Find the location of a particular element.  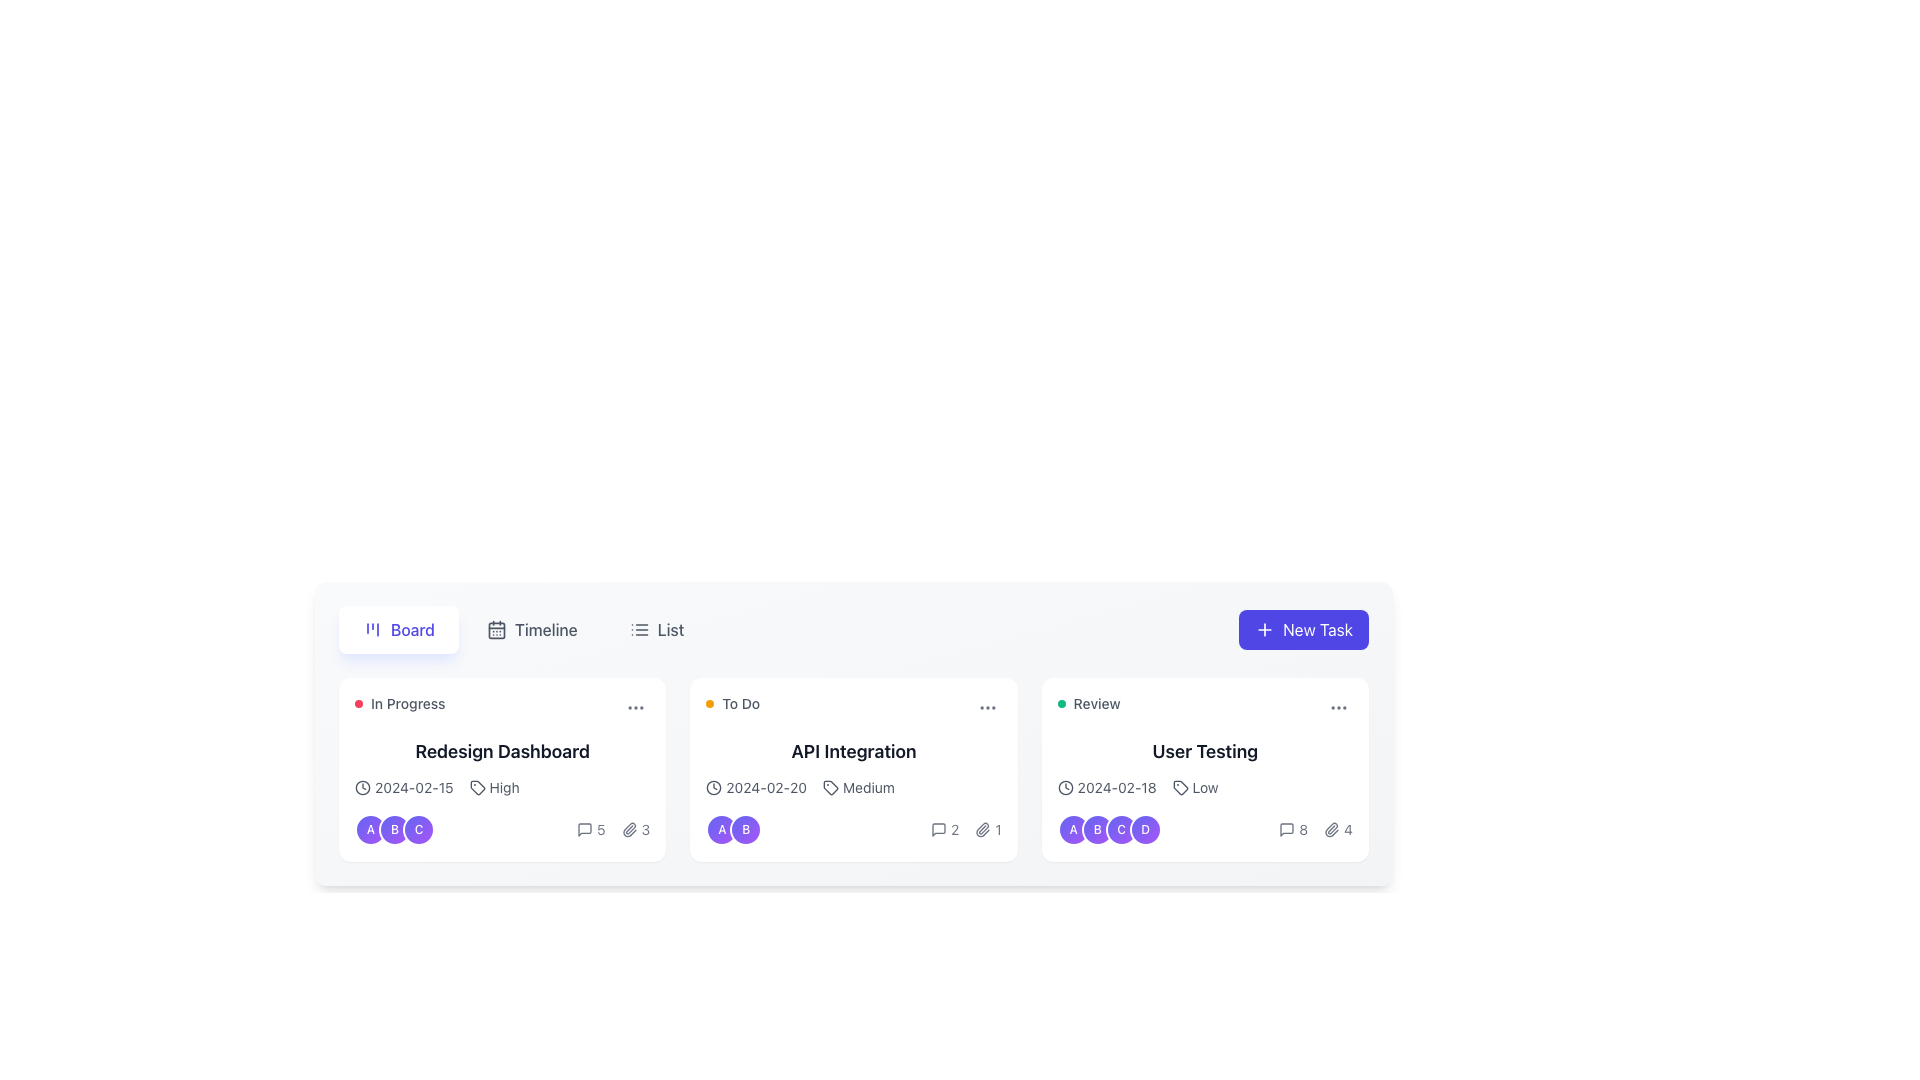

the Avatar group or user representation icons in the 'User Testing' card is located at coordinates (1108, 829).